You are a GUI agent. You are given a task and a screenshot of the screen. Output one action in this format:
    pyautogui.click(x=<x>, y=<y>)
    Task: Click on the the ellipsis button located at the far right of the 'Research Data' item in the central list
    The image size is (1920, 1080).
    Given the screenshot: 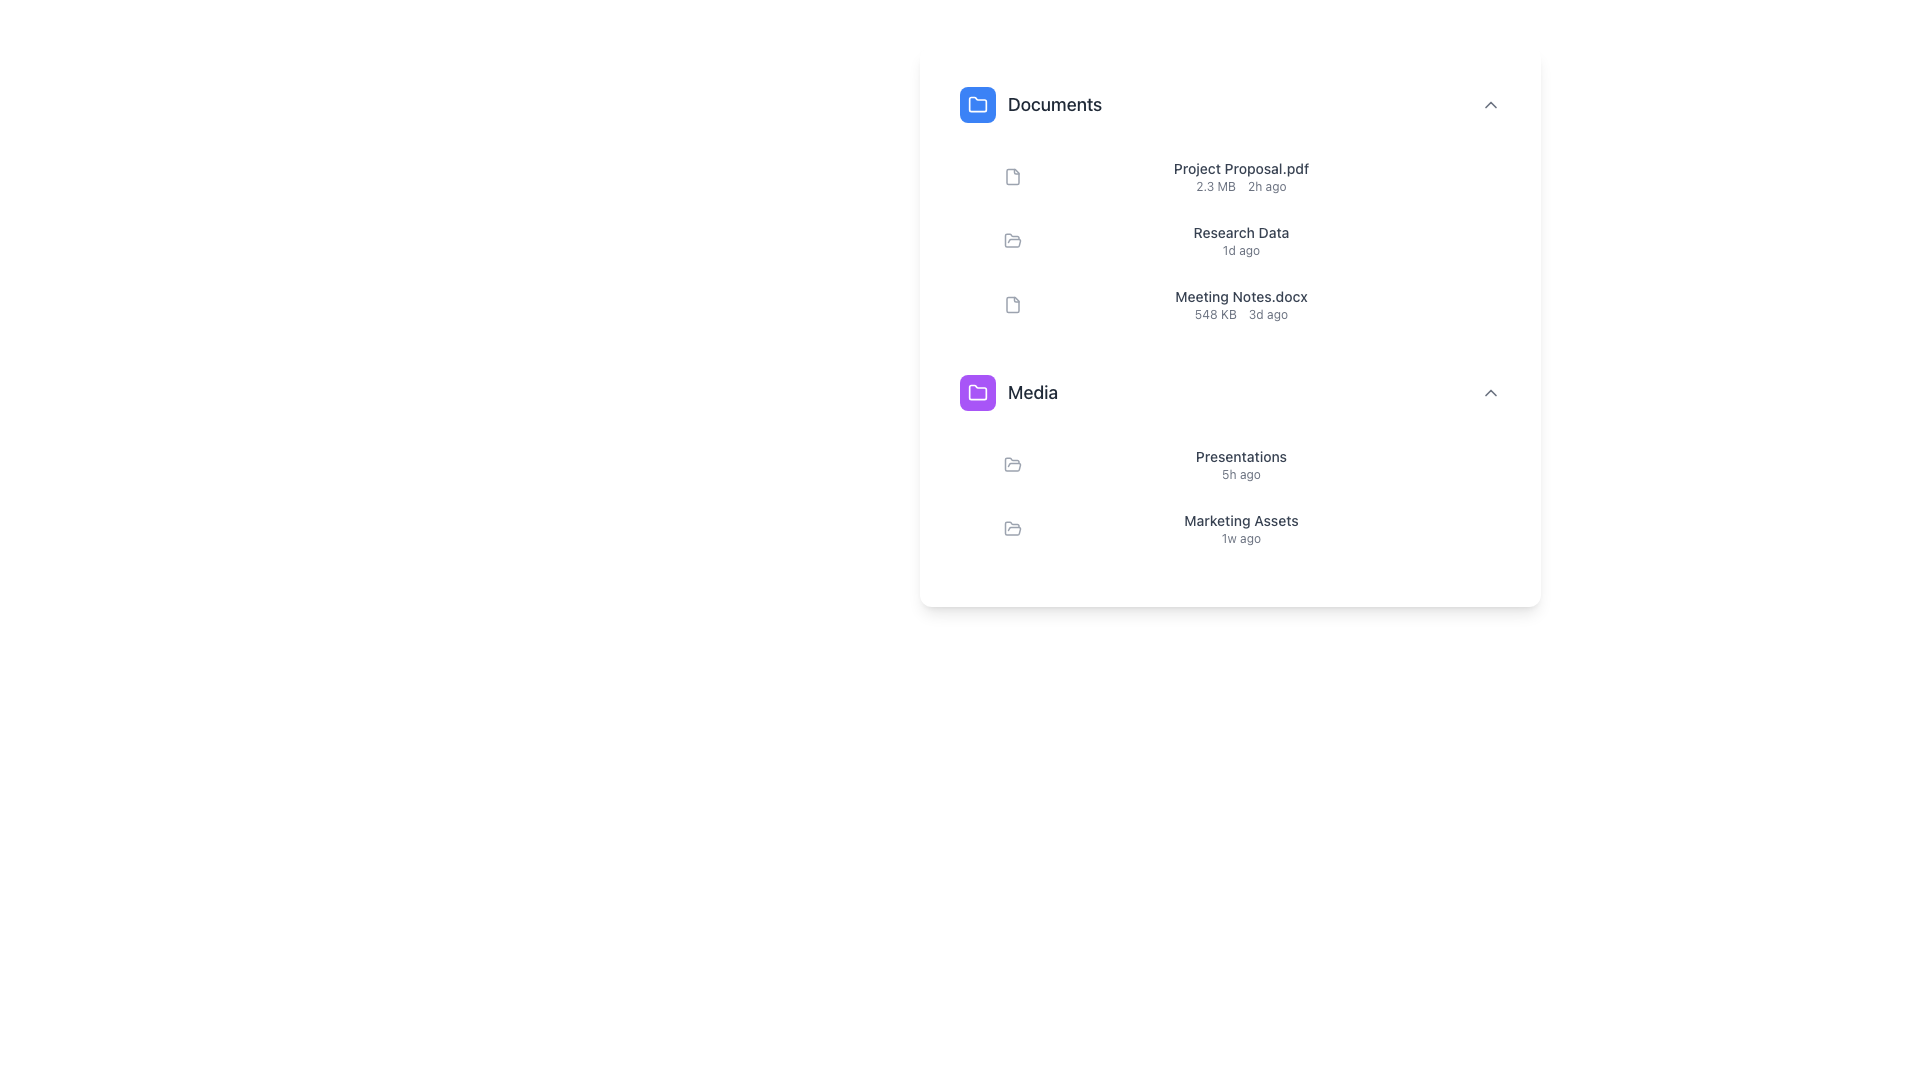 What is the action you would take?
    pyautogui.click(x=1492, y=239)
    